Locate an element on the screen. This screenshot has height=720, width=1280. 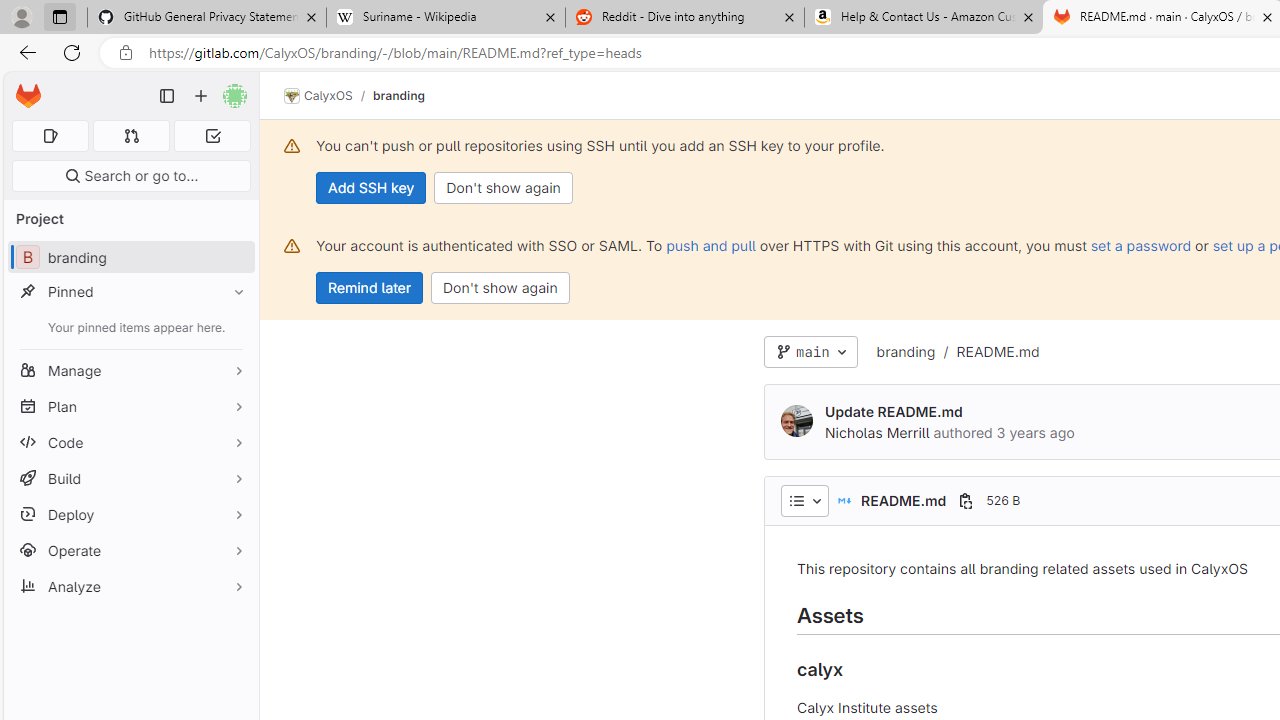
'main' is located at coordinates (810, 351).